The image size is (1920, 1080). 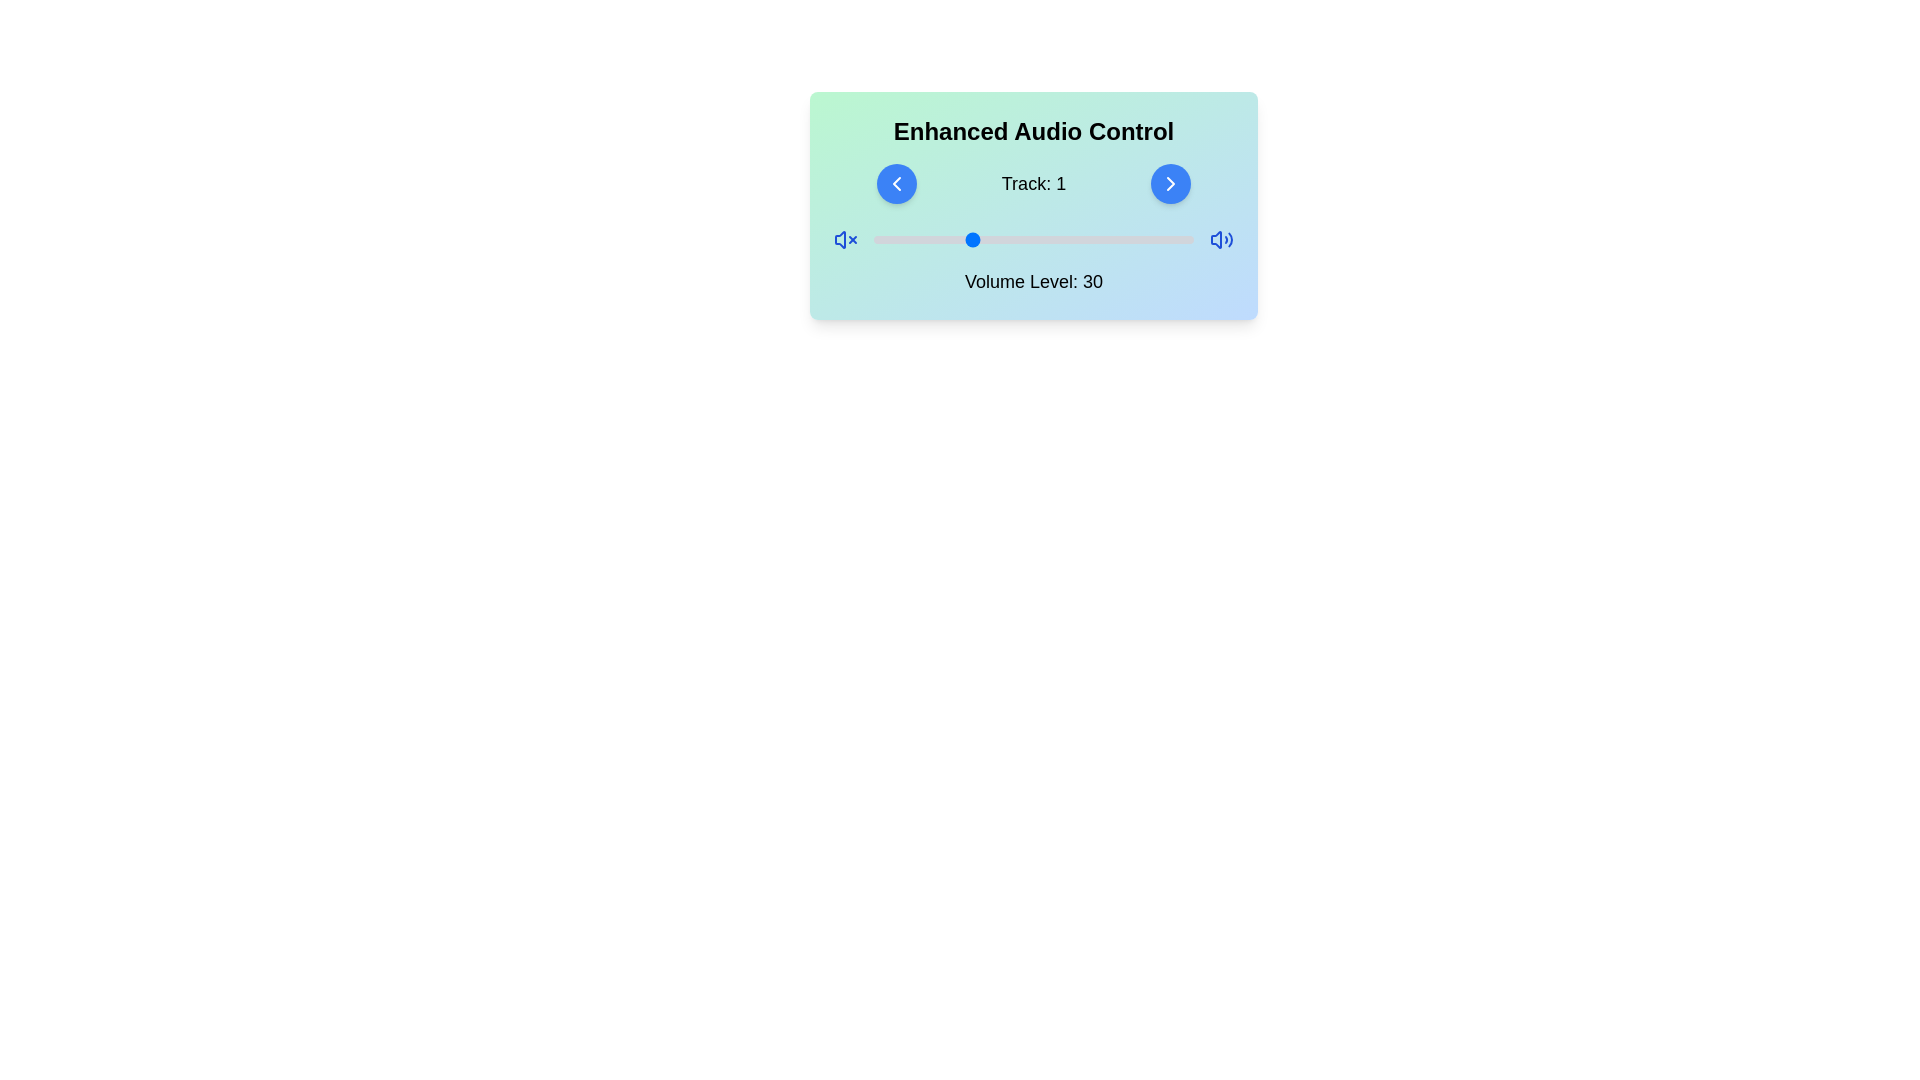 I want to click on the volume slider to set the volume to 84%, so click(x=1142, y=238).